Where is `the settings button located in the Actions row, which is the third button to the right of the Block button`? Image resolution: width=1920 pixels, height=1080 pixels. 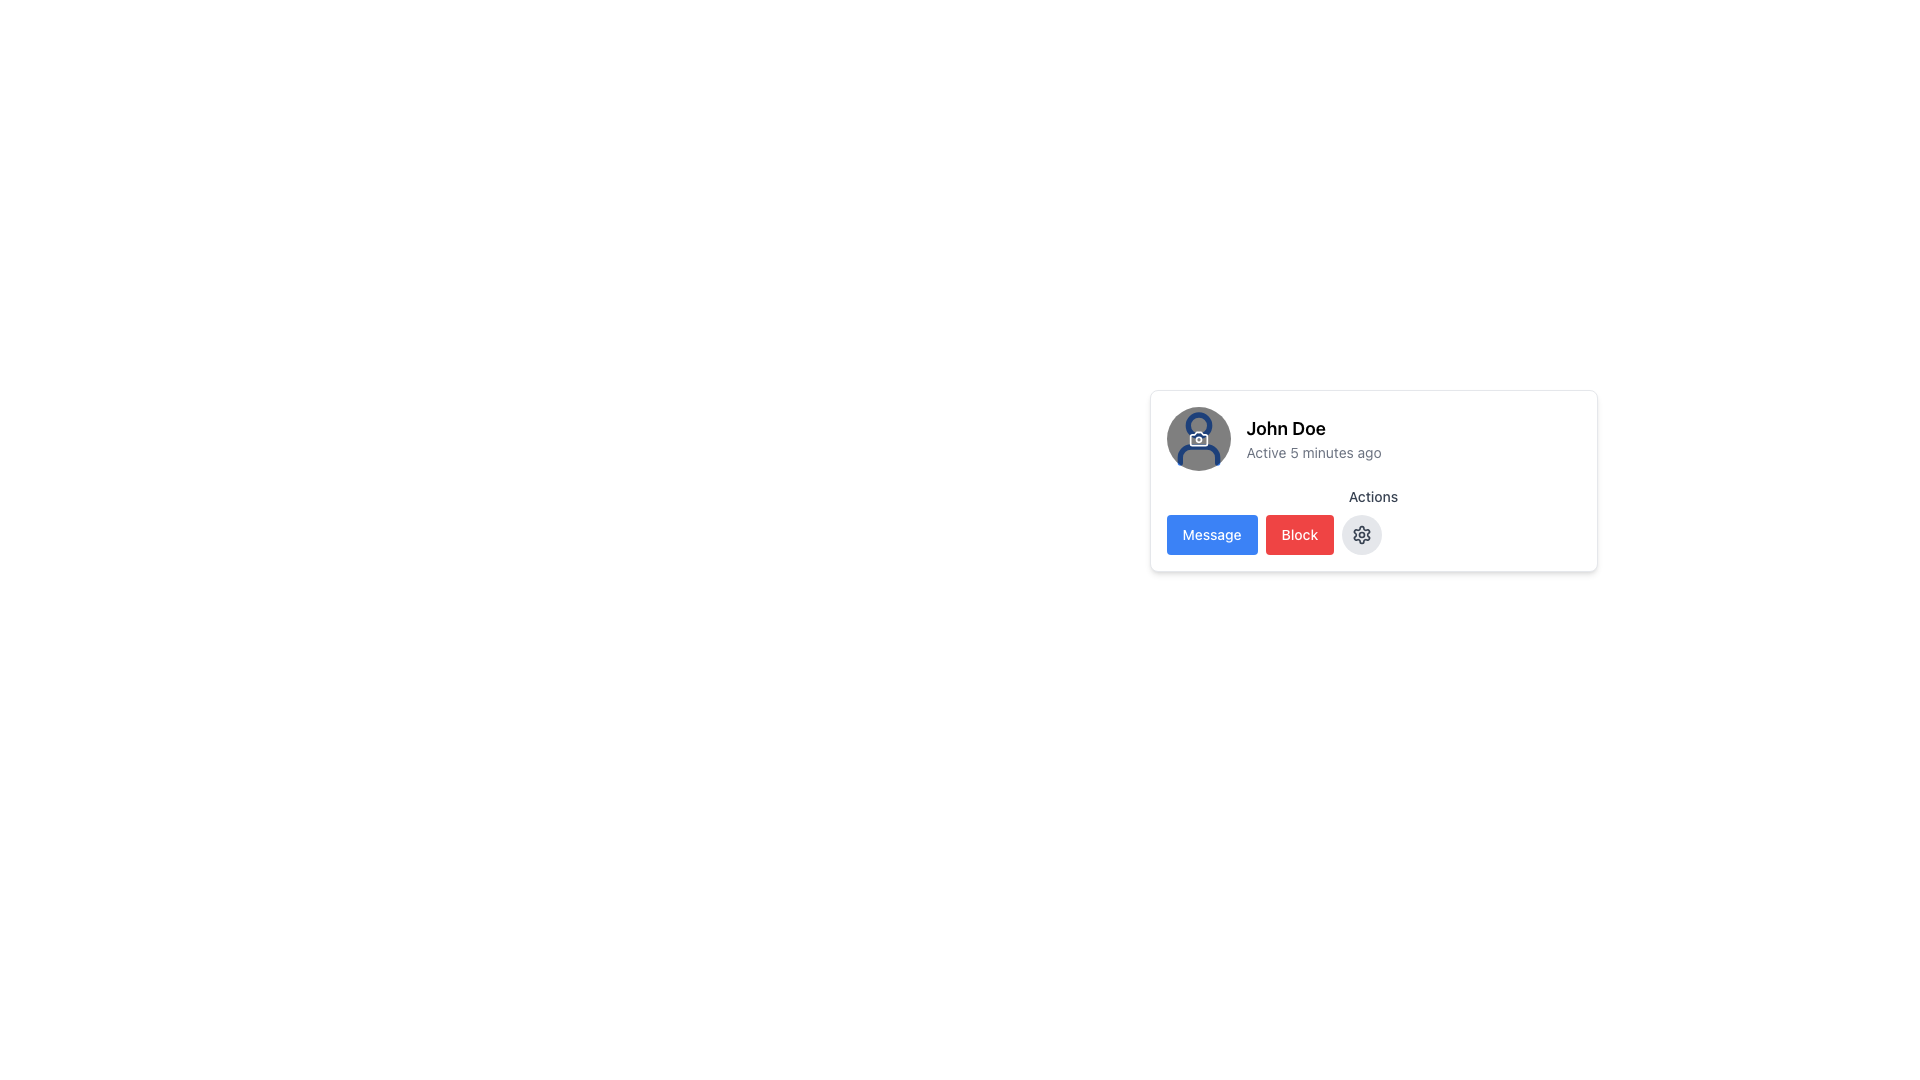
the settings button located in the Actions row, which is the third button to the right of the Block button is located at coordinates (1361, 534).